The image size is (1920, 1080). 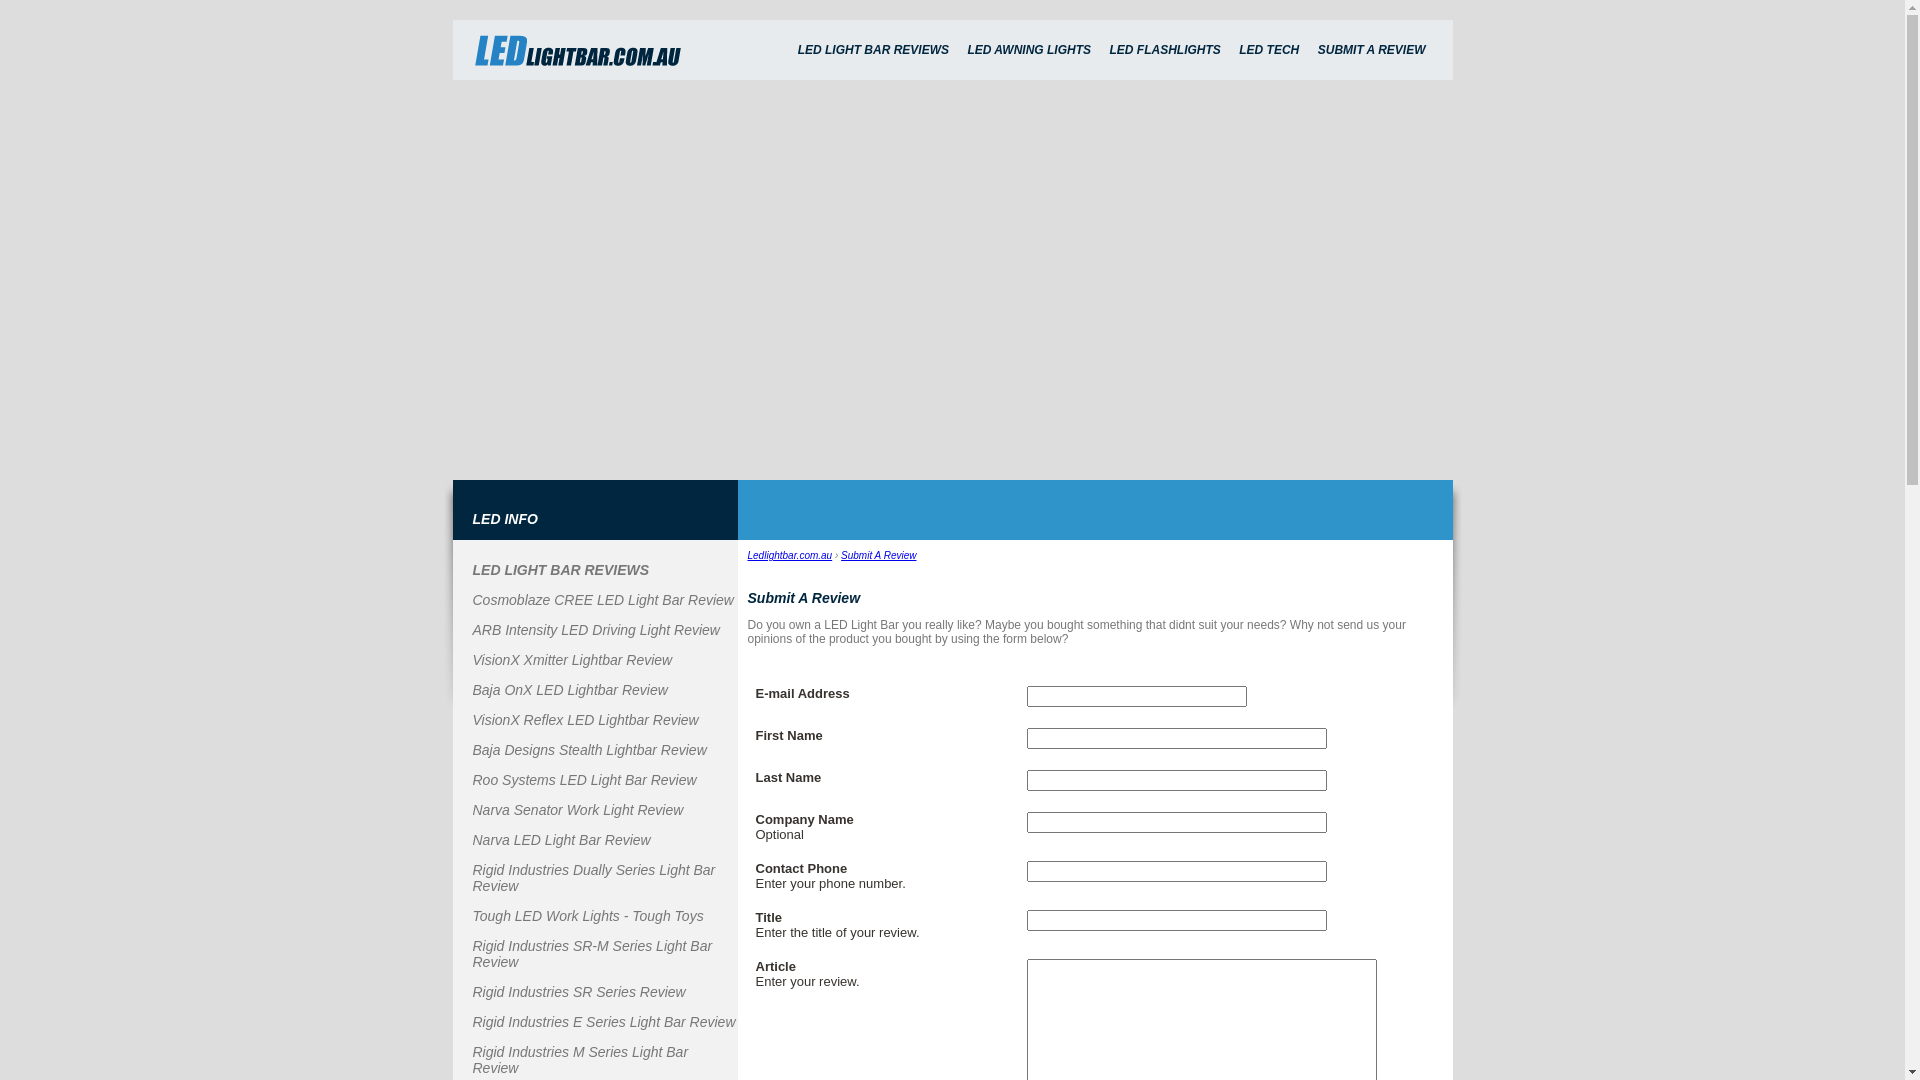 I want to click on 'VisionX Reflex LED Lightbar Review', so click(x=584, y=720).